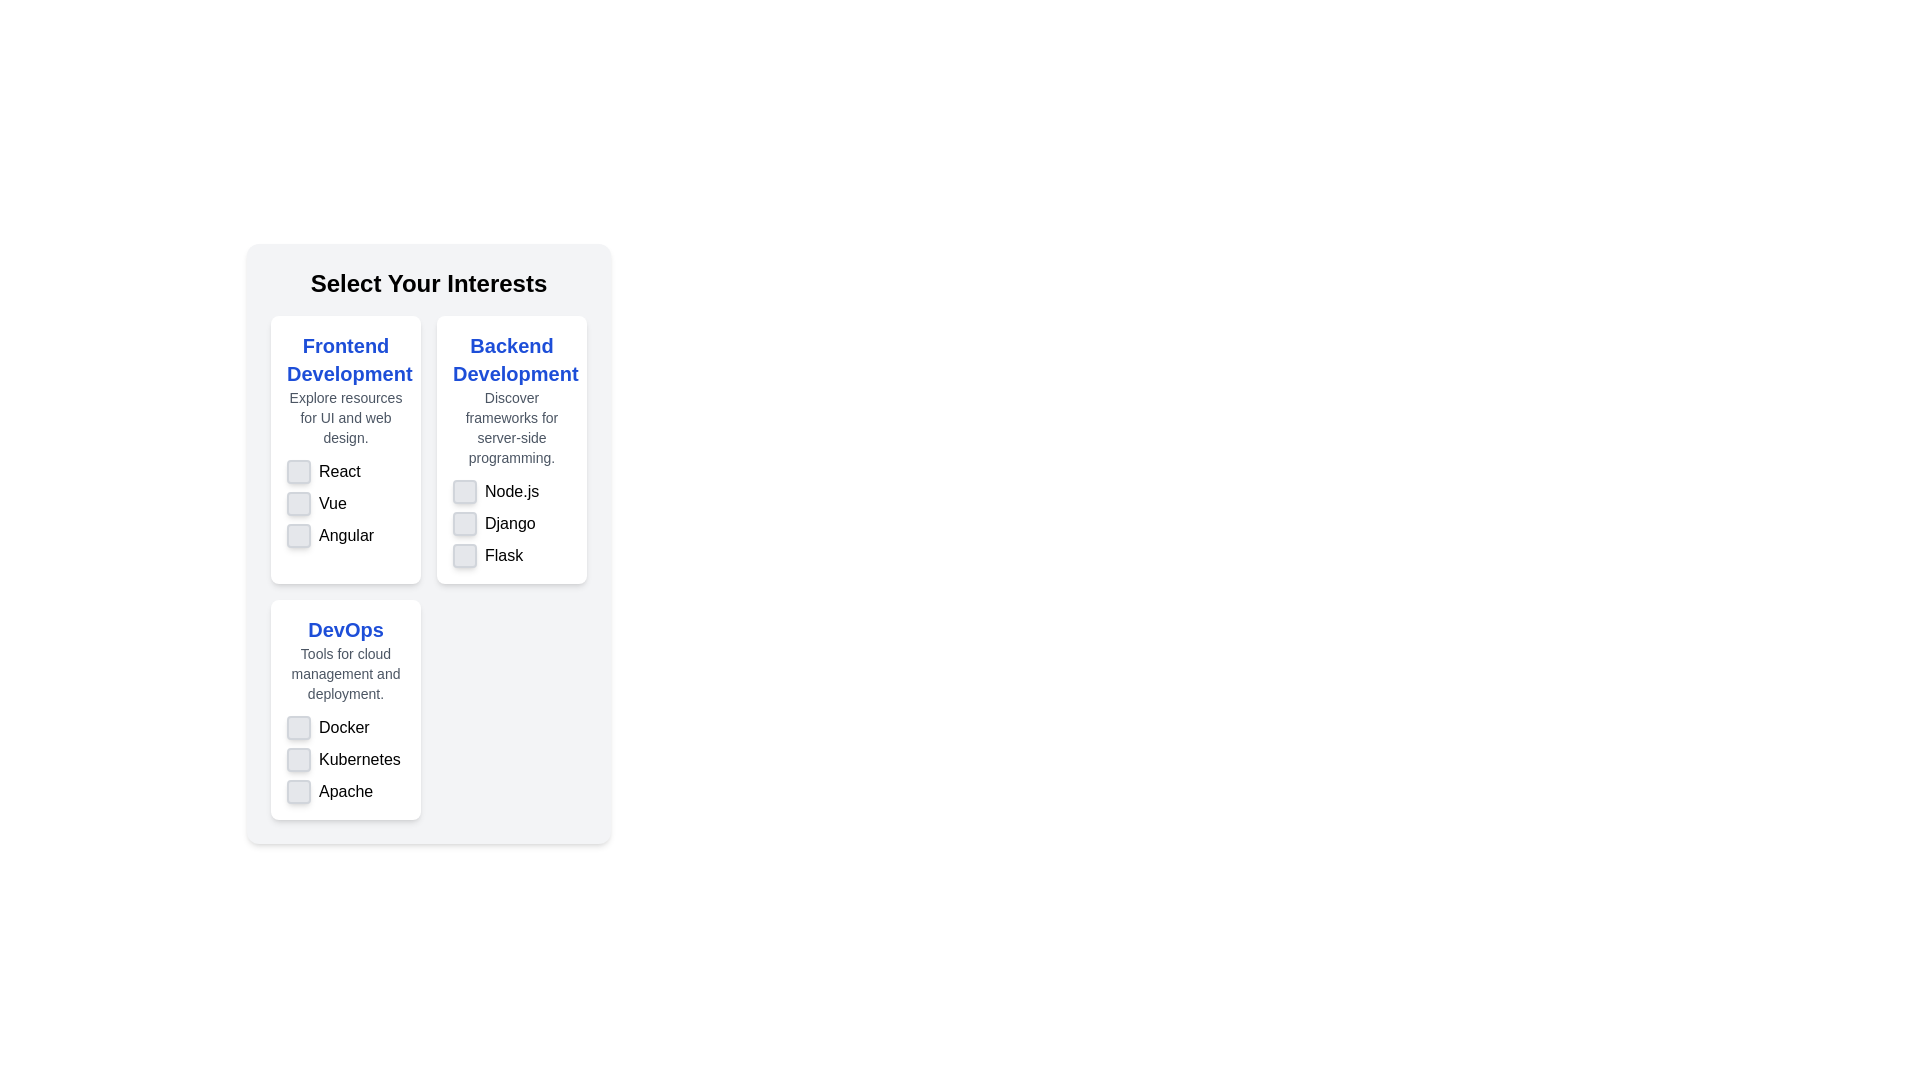  What do you see at coordinates (512, 523) in the screenshot?
I see `text of the label for the 'Django' checkbox option within the 'Backend Development' category, which is the second checkbox in the sequence` at bounding box center [512, 523].